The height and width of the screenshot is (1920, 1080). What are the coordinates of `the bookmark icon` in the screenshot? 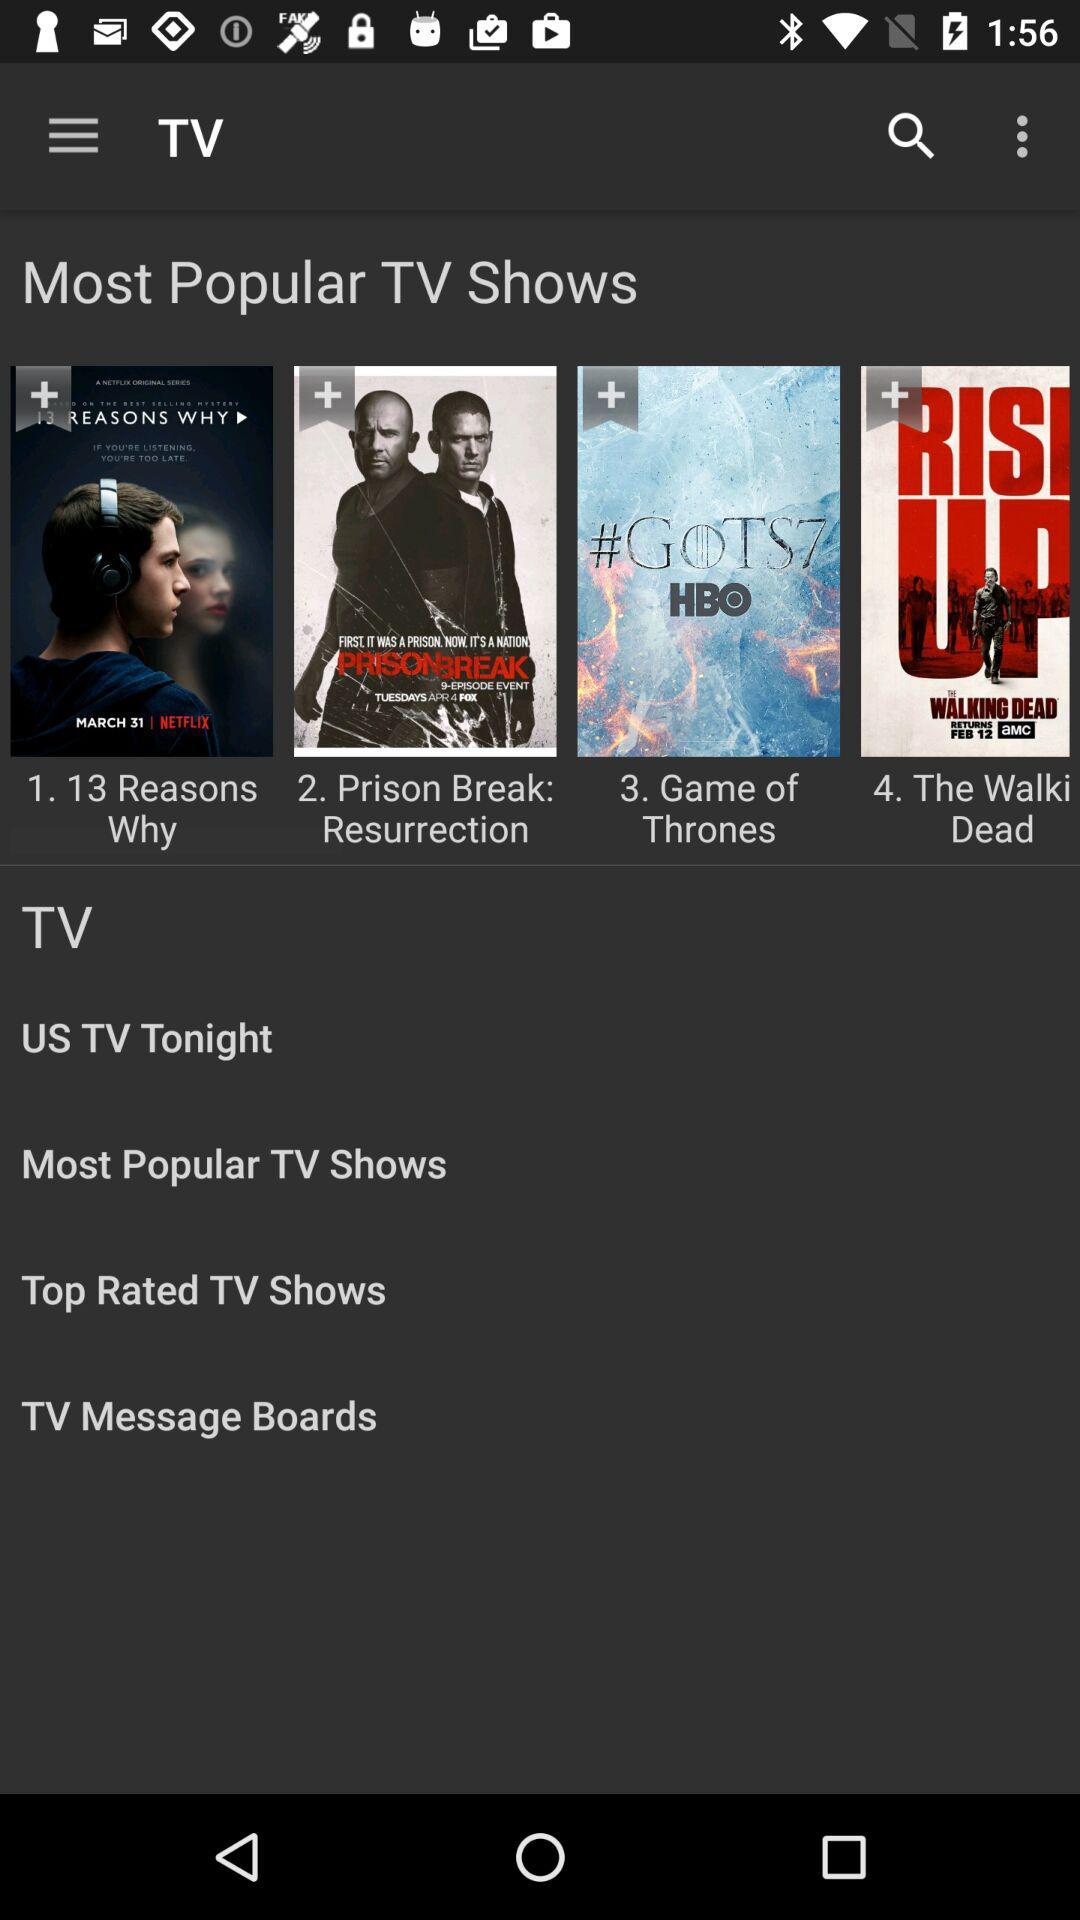 It's located at (628, 417).